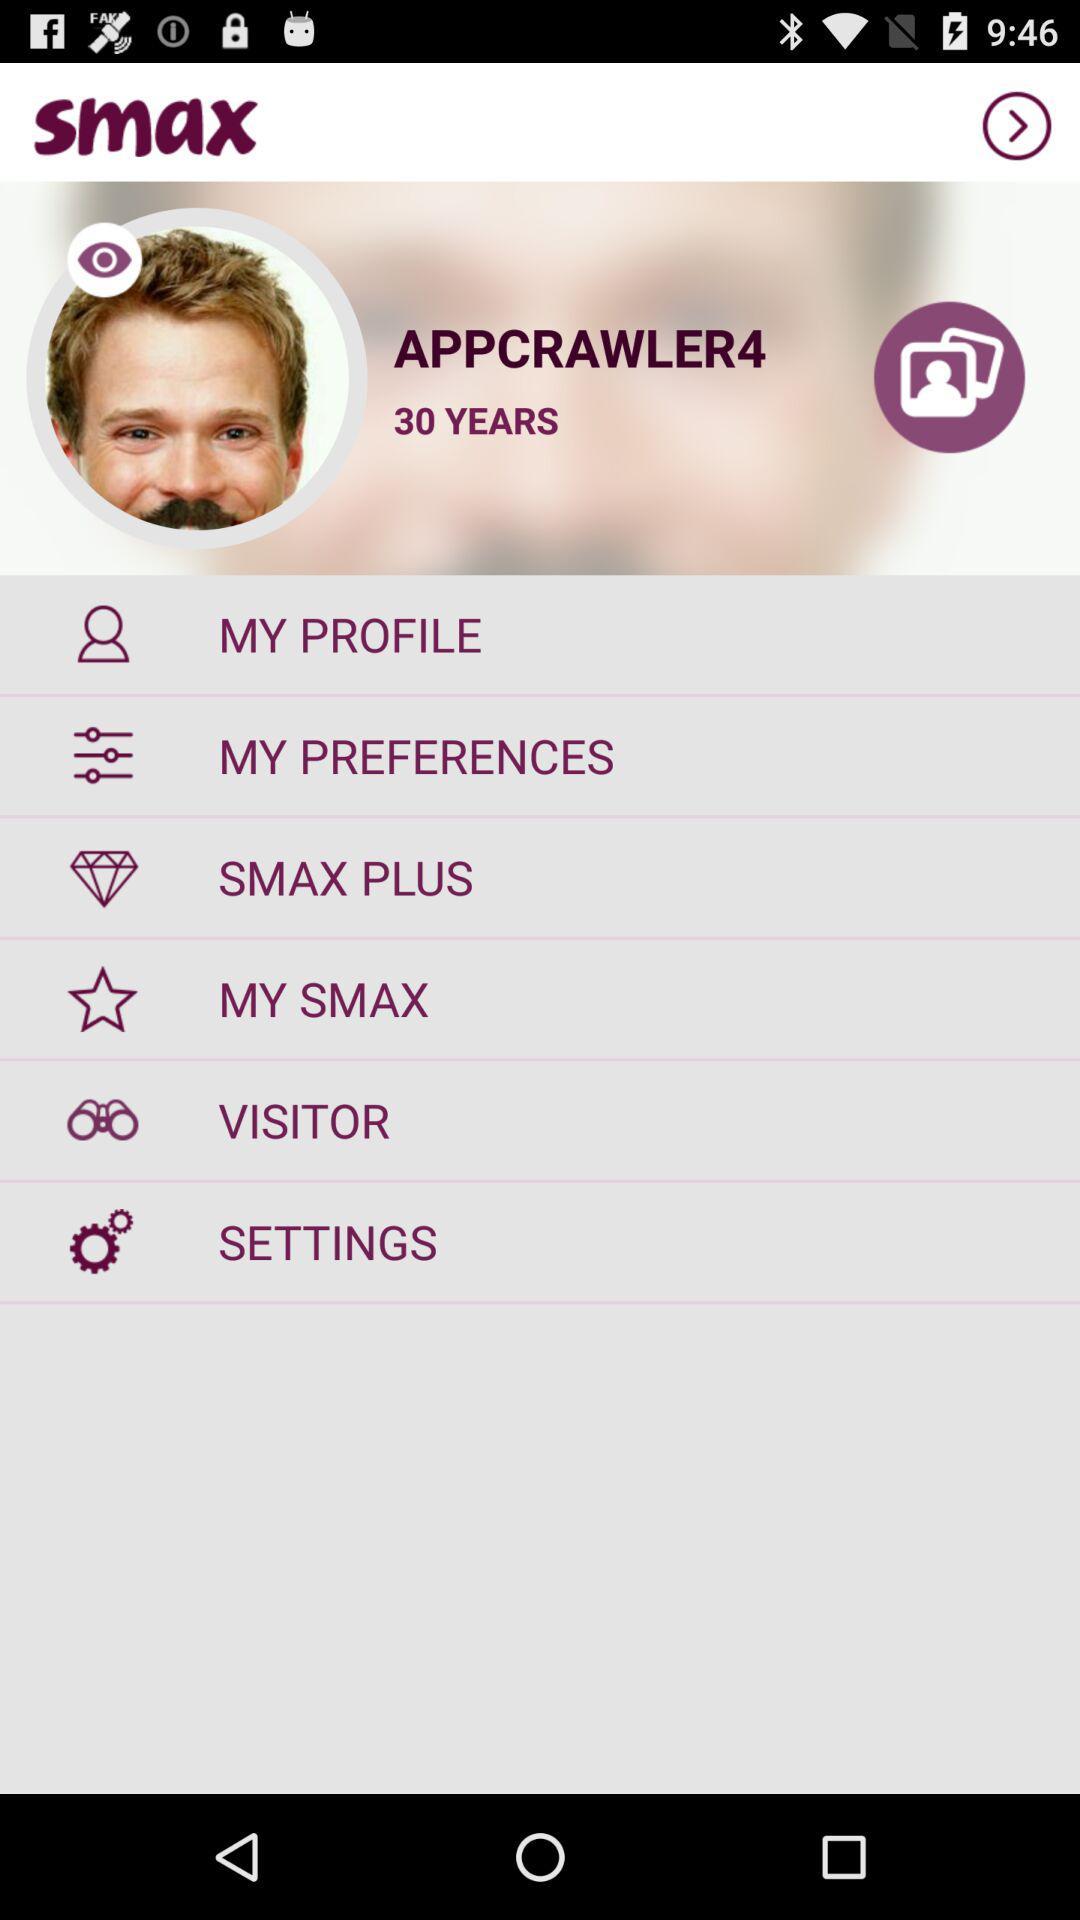 This screenshot has width=1080, height=1920. I want to click on visitor, so click(540, 1120).